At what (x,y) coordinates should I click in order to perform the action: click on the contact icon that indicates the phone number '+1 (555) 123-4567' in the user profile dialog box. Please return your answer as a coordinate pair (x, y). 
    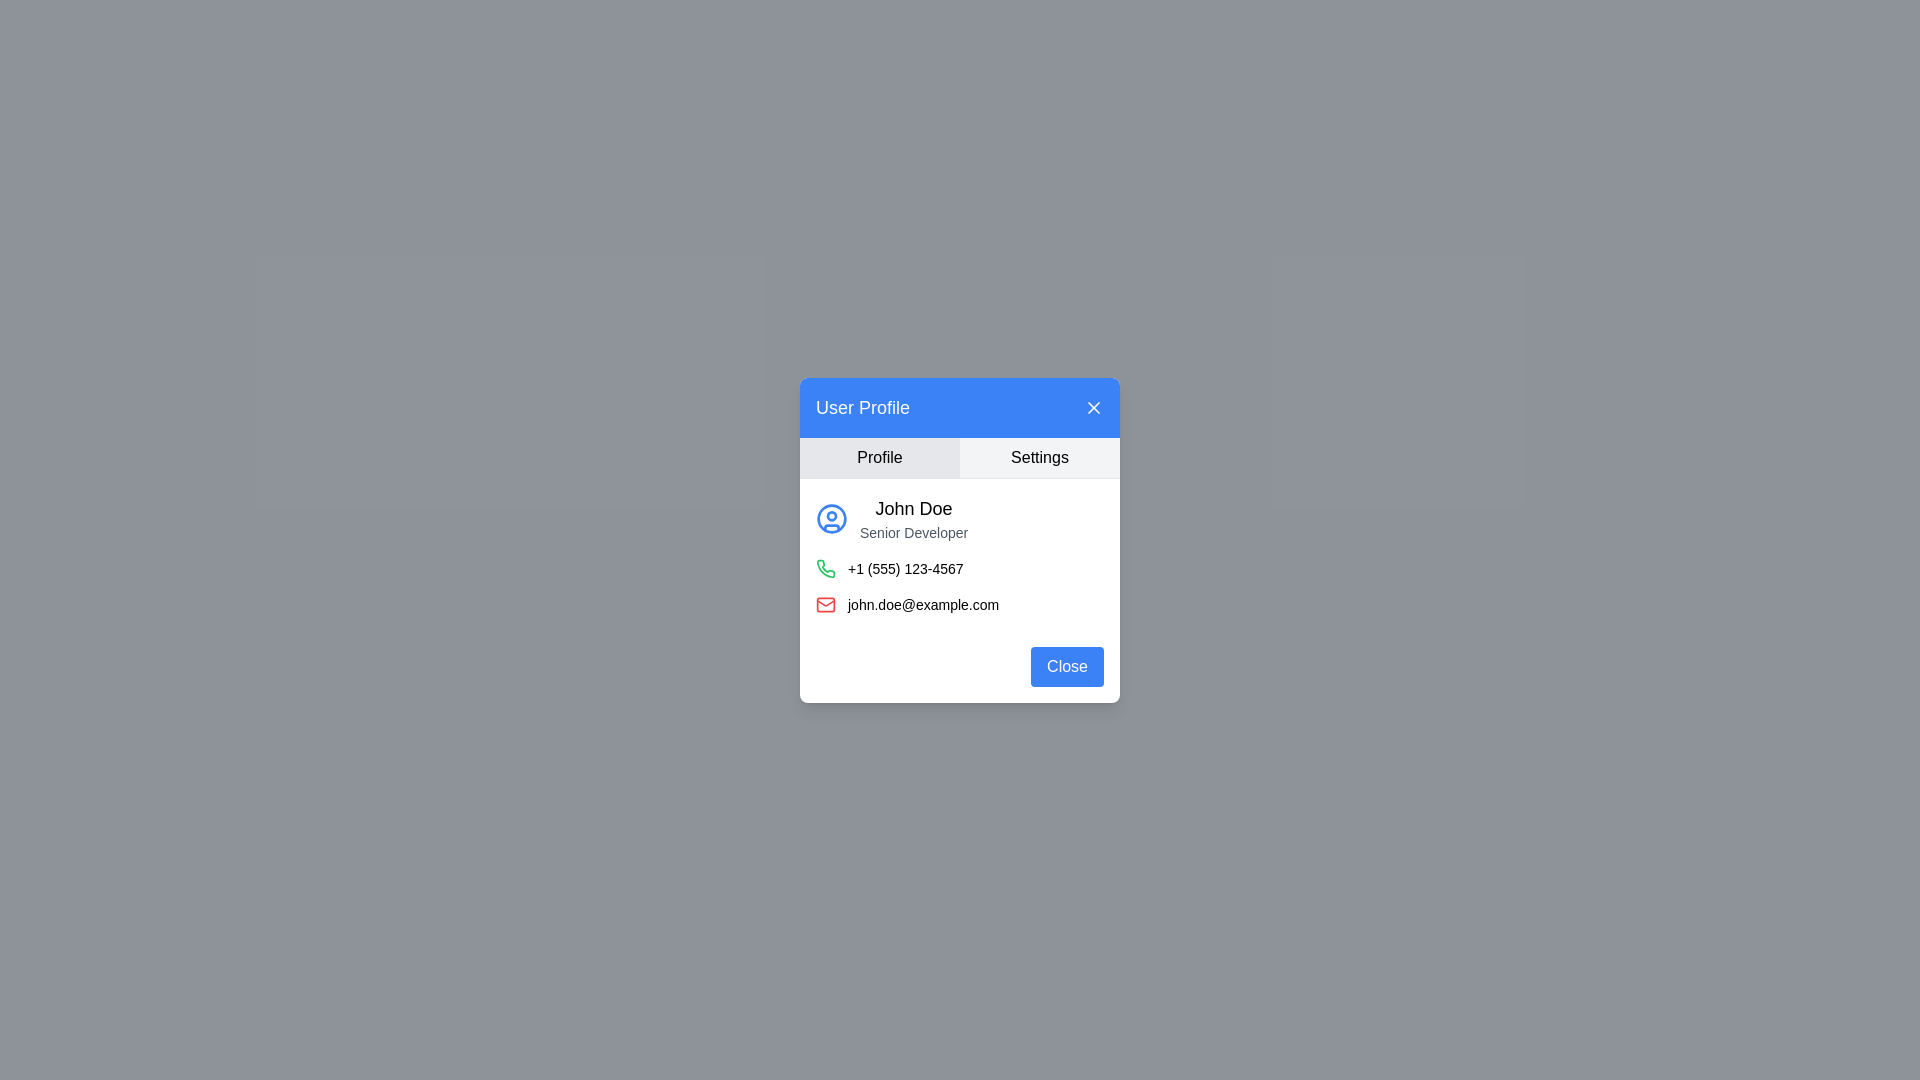
    Looking at the image, I should click on (825, 567).